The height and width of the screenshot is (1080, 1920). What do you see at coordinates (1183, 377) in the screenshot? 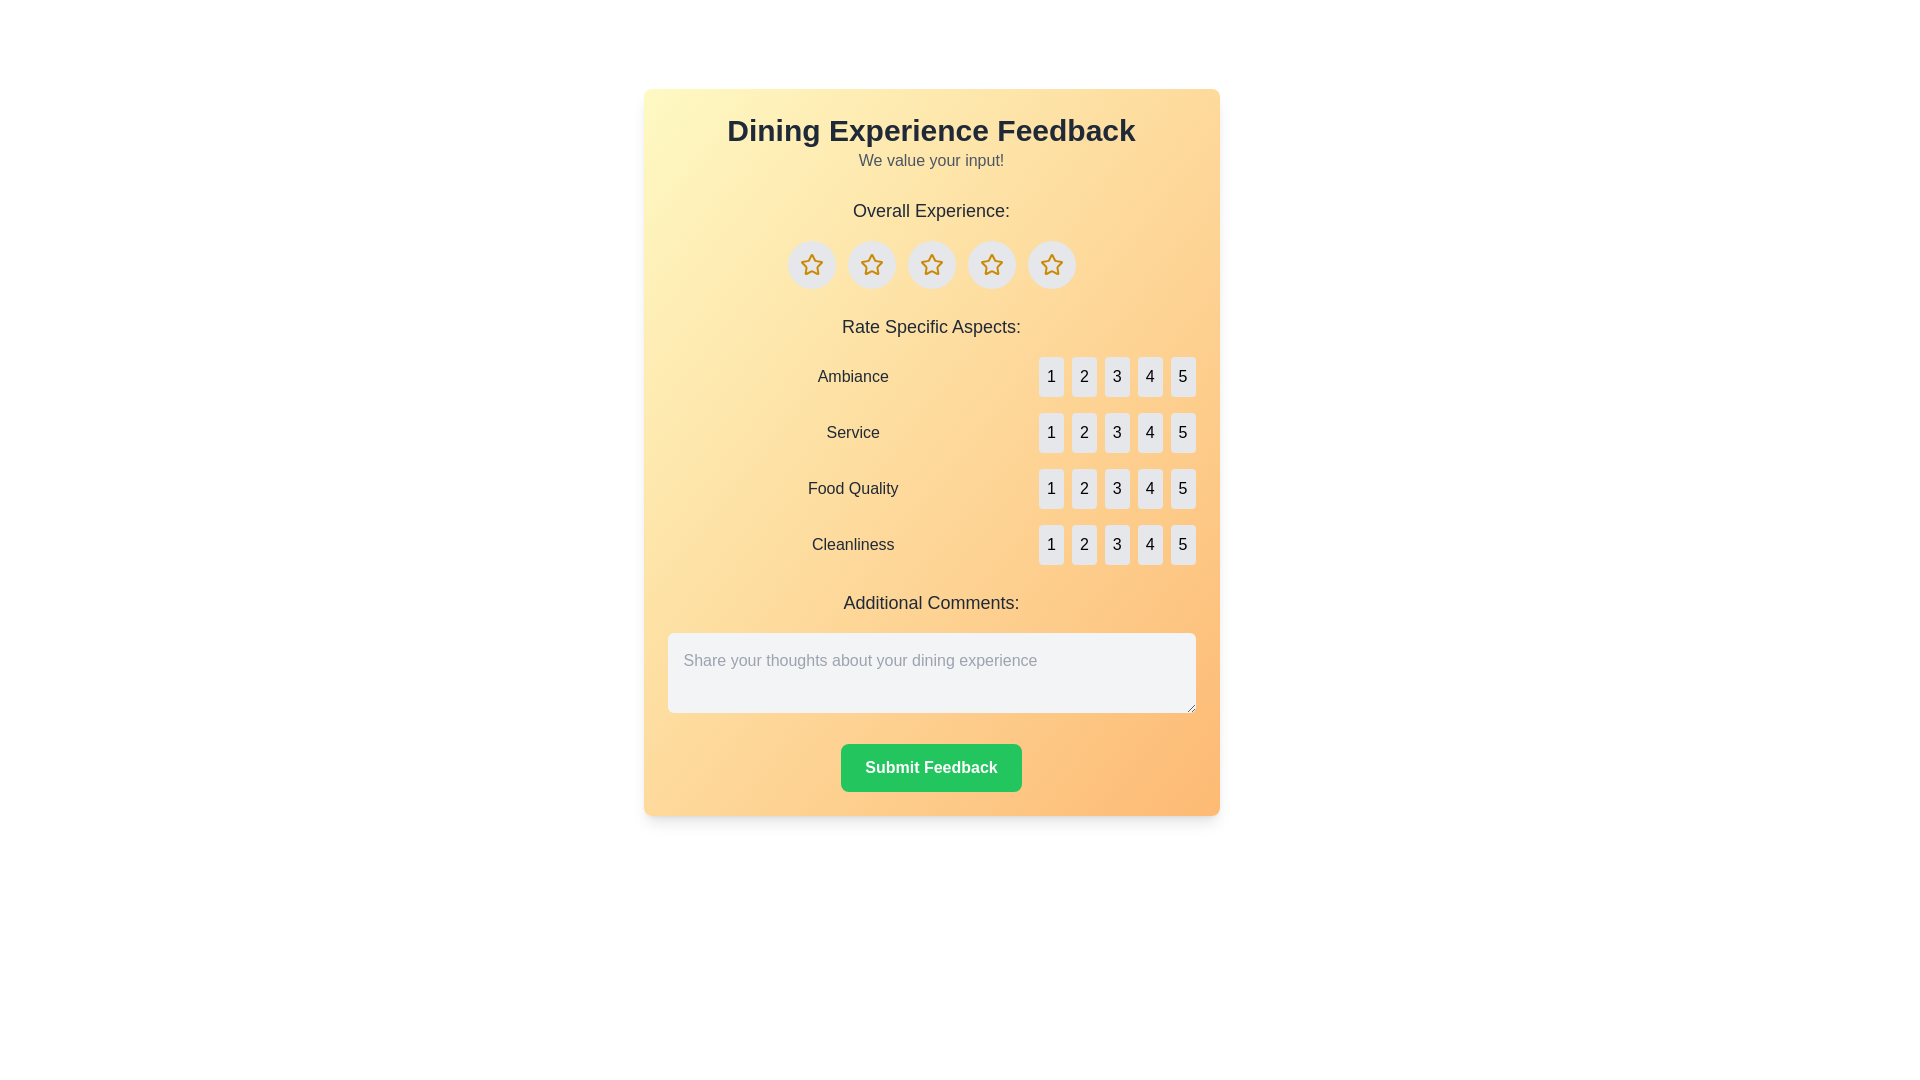
I see `the button labeled '5' under the 'Ambiance' rating category` at bounding box center [1183, 377].